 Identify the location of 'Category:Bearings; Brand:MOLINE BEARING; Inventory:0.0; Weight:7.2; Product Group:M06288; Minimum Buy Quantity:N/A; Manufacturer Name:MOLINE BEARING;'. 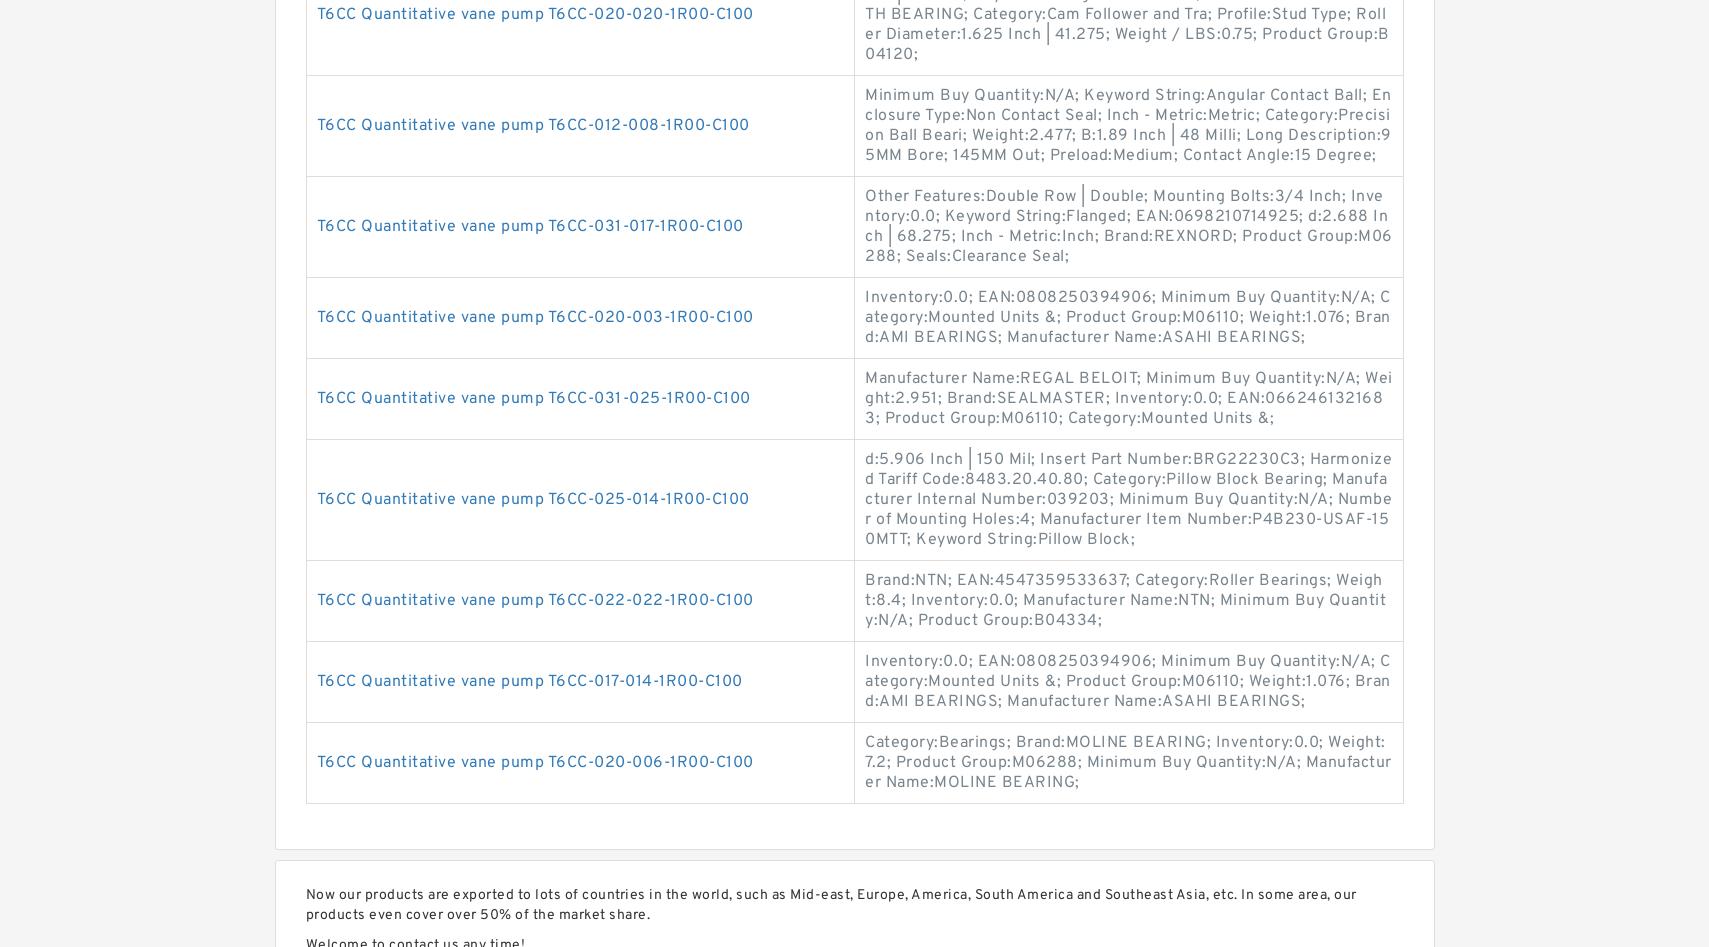
(1127, 762).